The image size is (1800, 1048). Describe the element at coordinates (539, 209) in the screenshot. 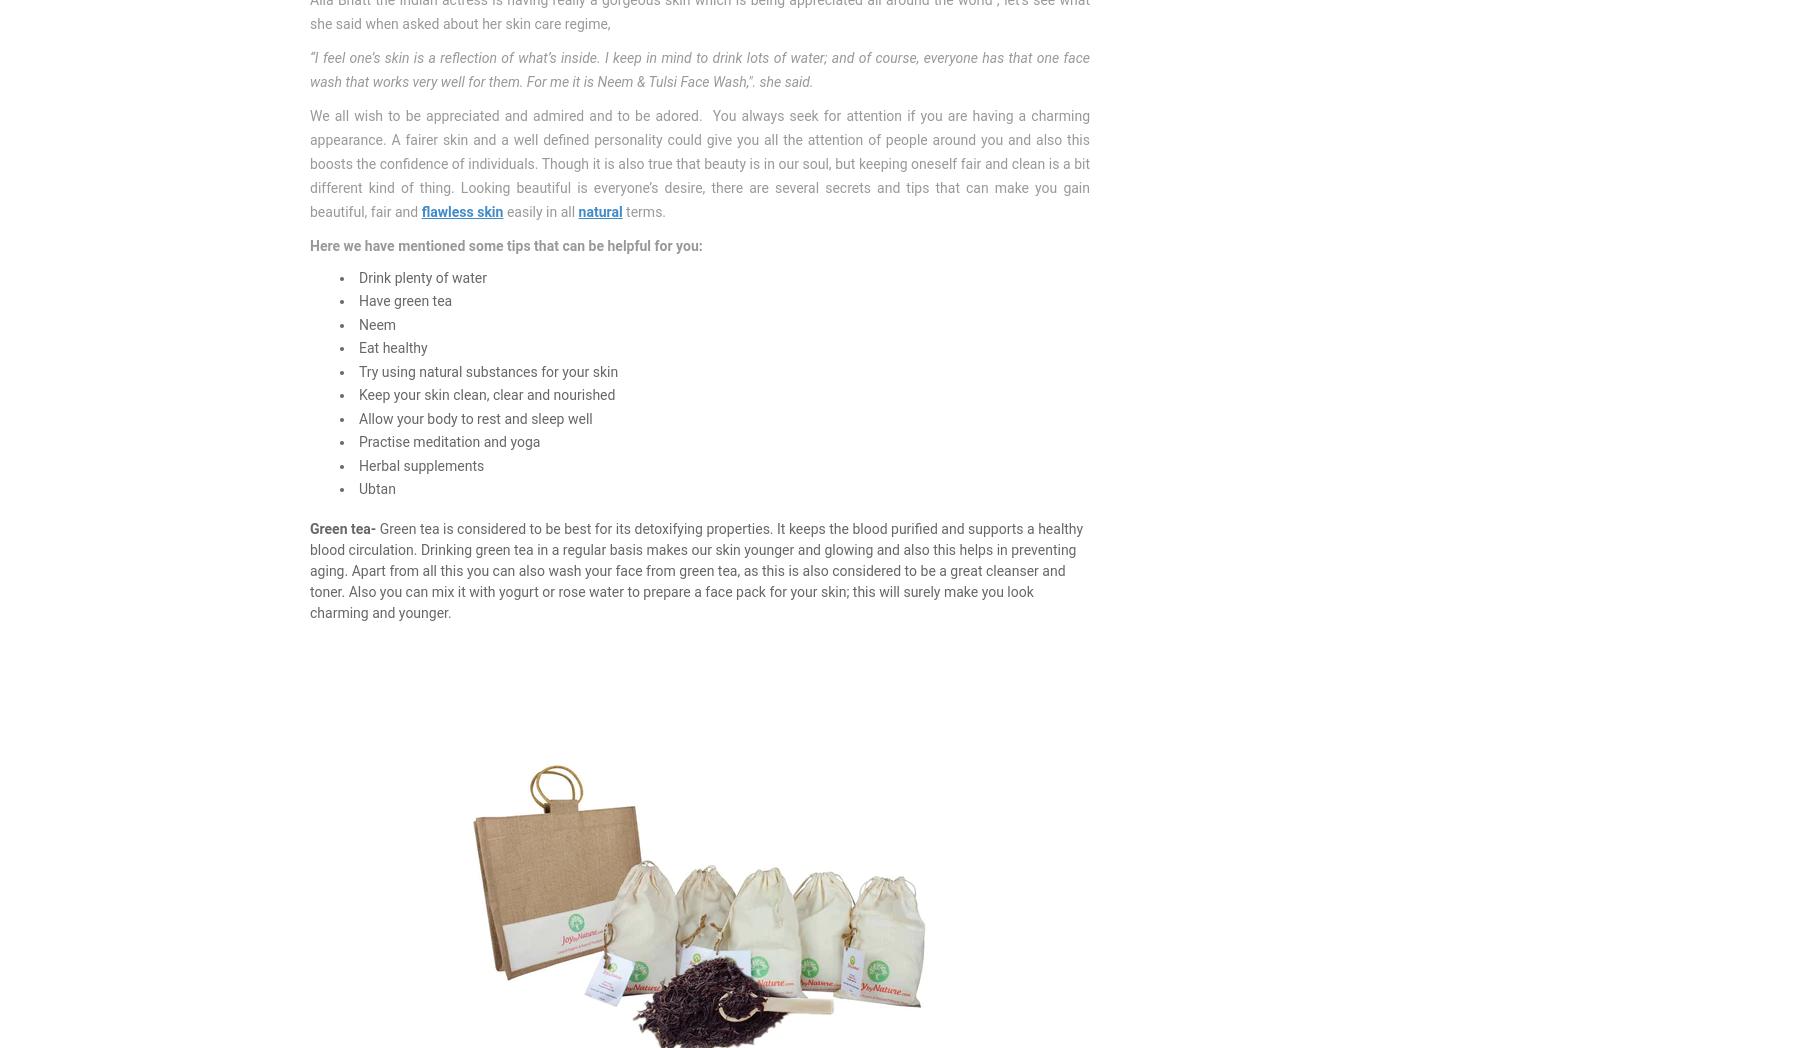

I see `'easily in all'` at that location.